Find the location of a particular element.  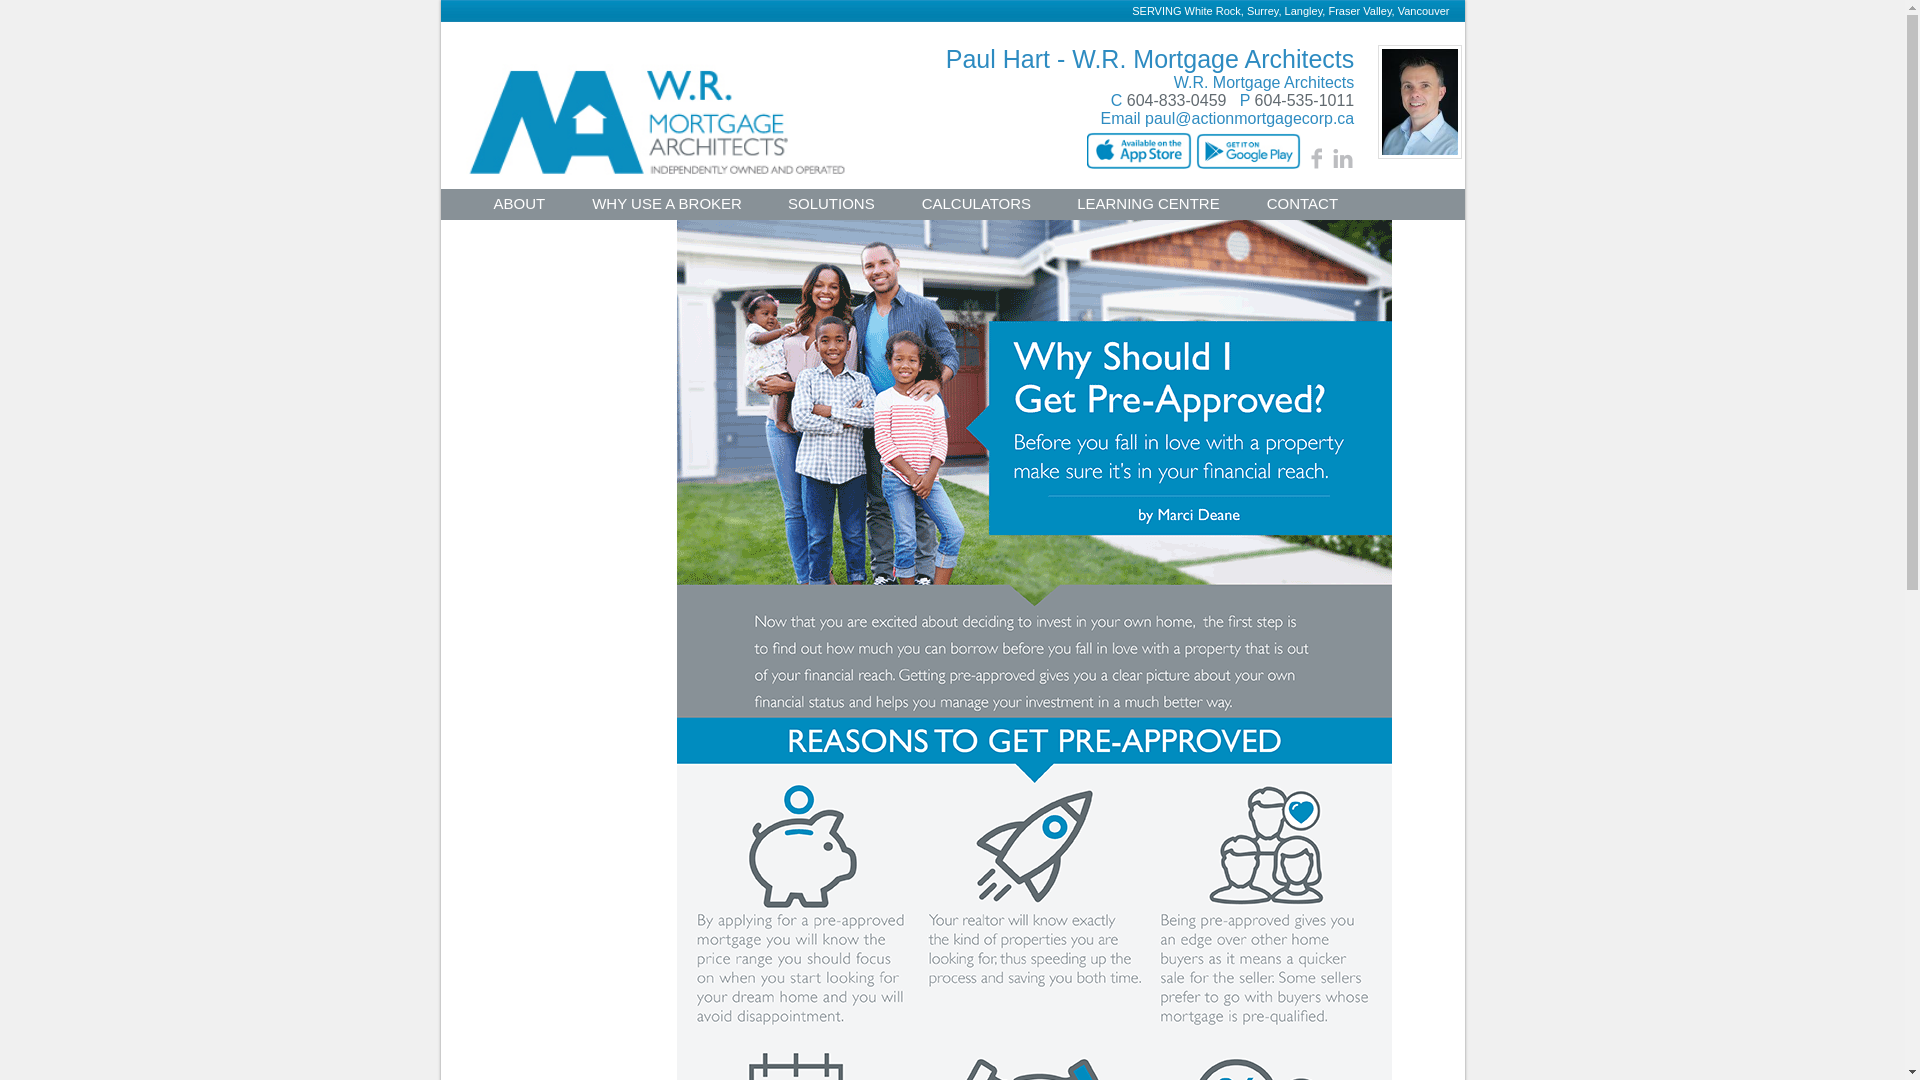

'ABOUT' is located at coordinates (469, 207).